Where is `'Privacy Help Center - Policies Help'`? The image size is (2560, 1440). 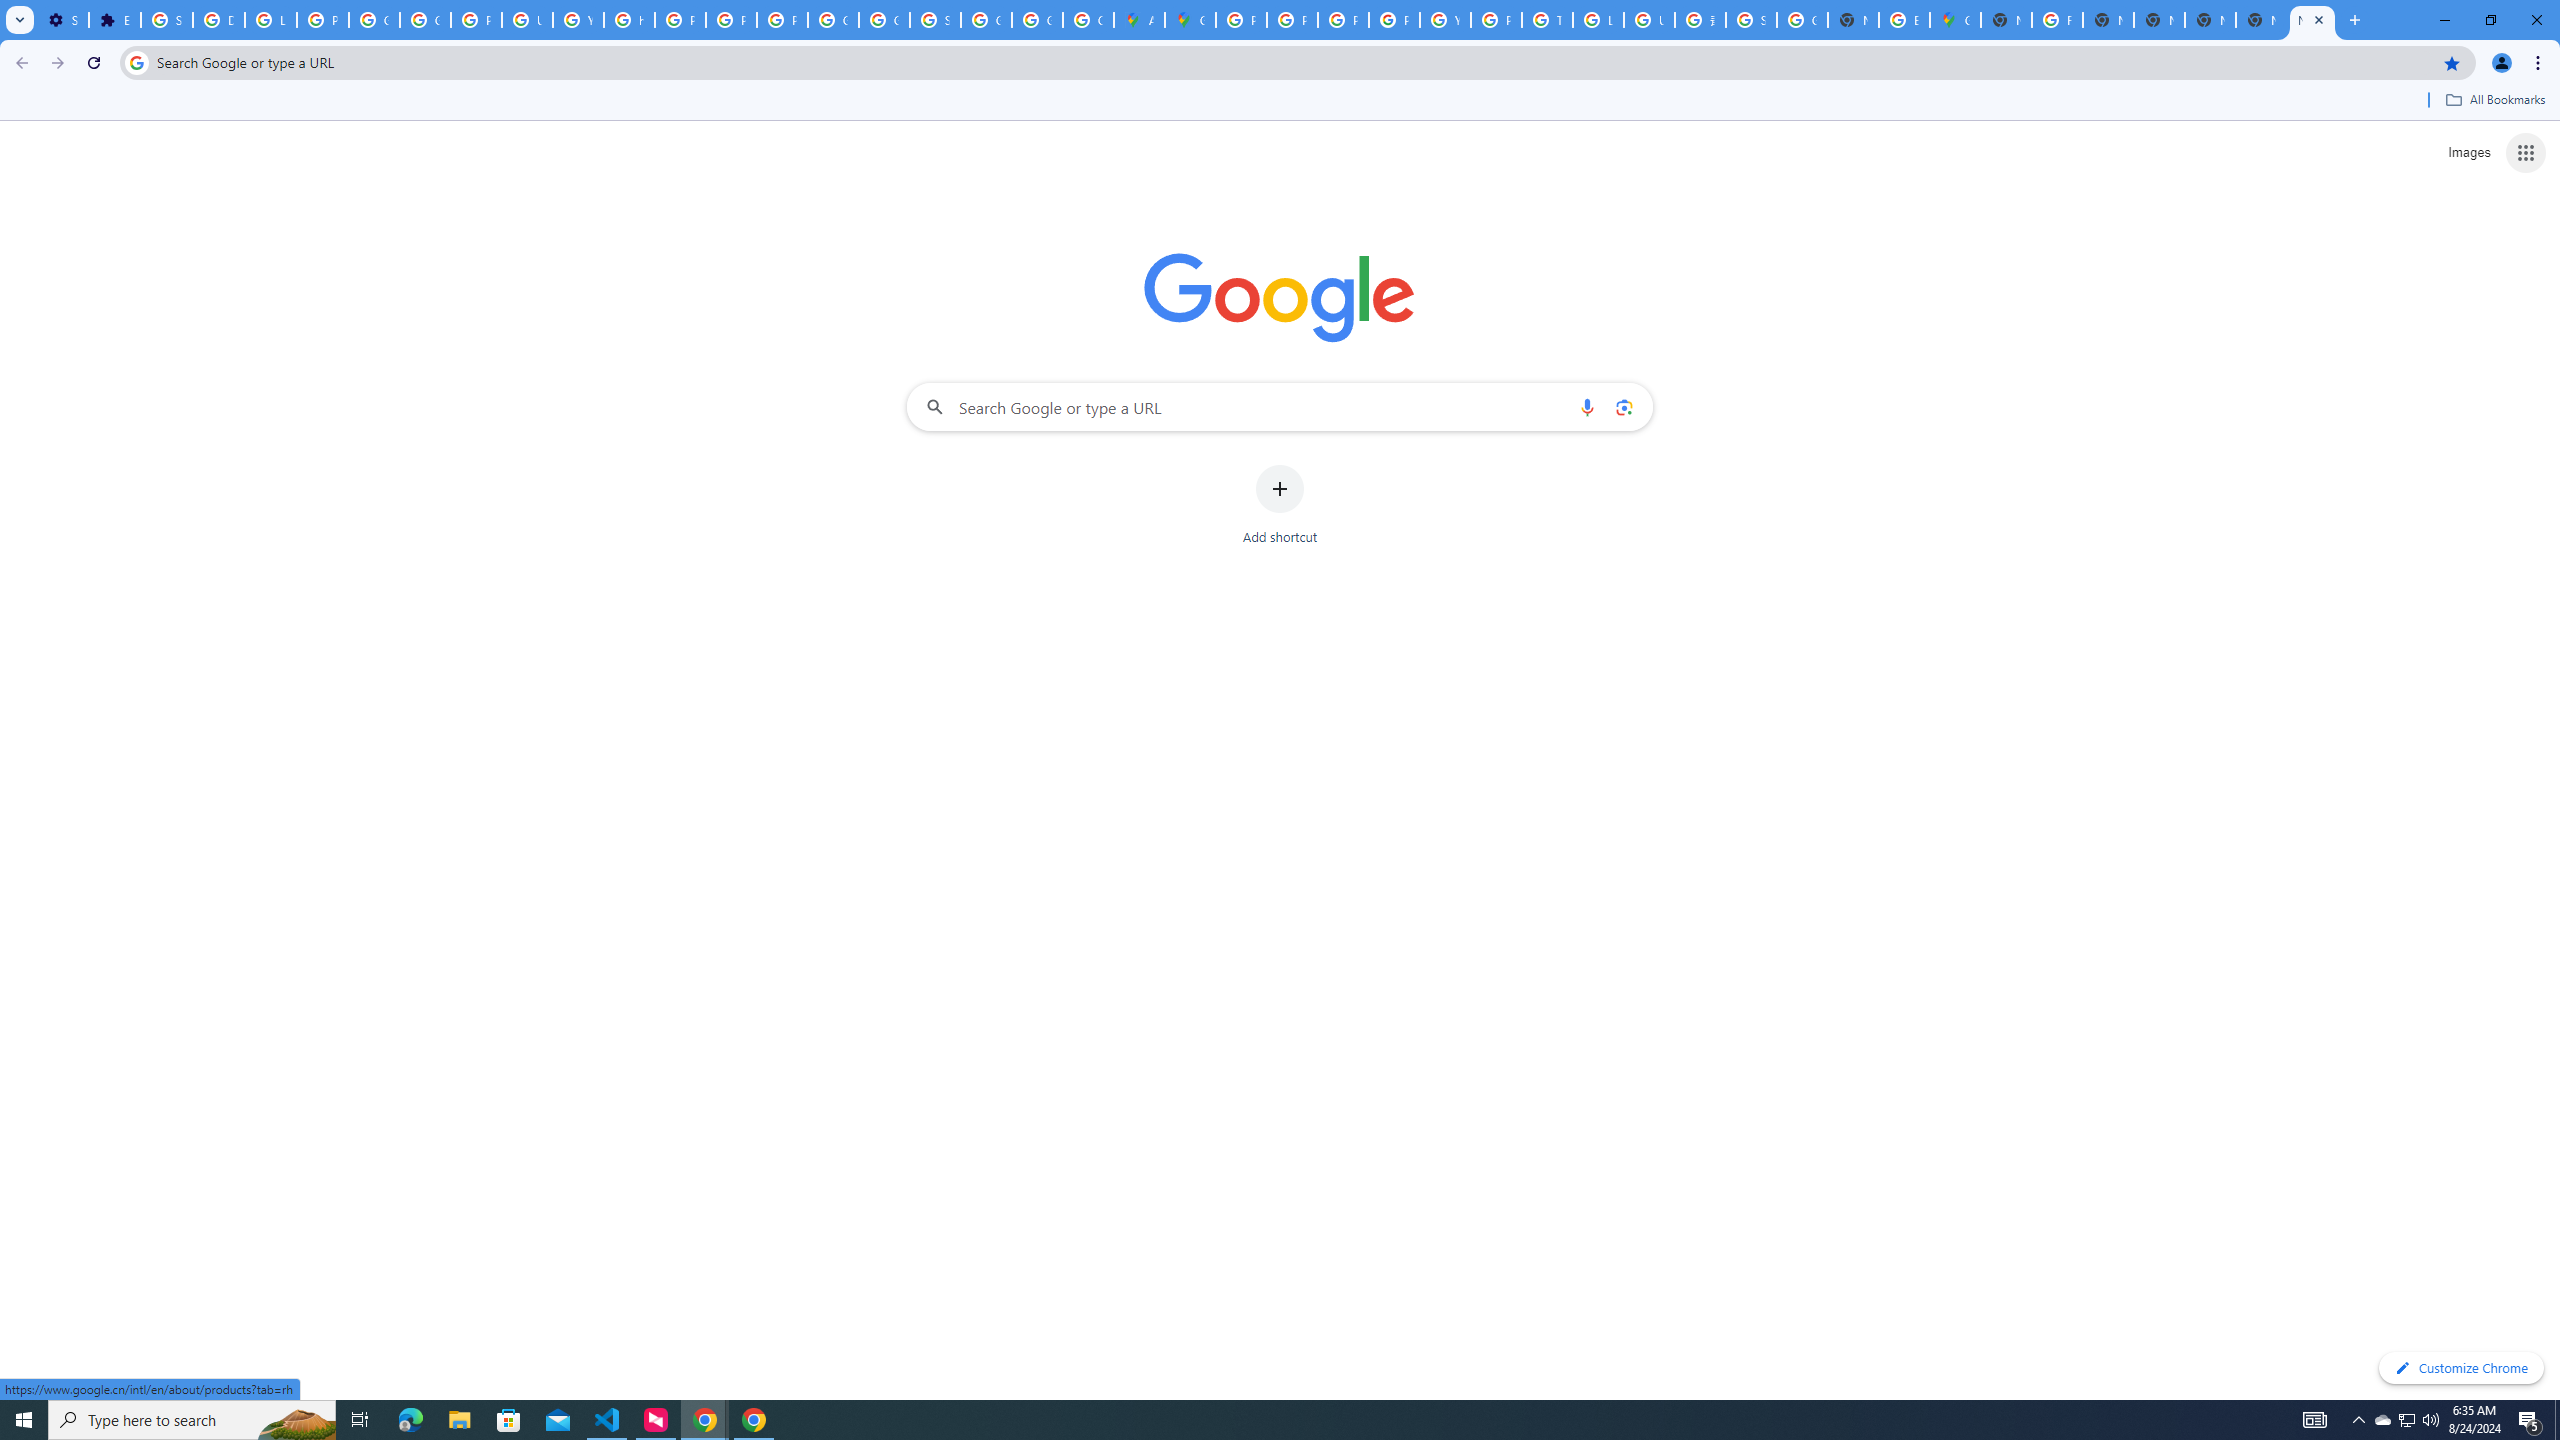 'Privacy Help Center - Policies Help' is located at coordinates (678, 19).